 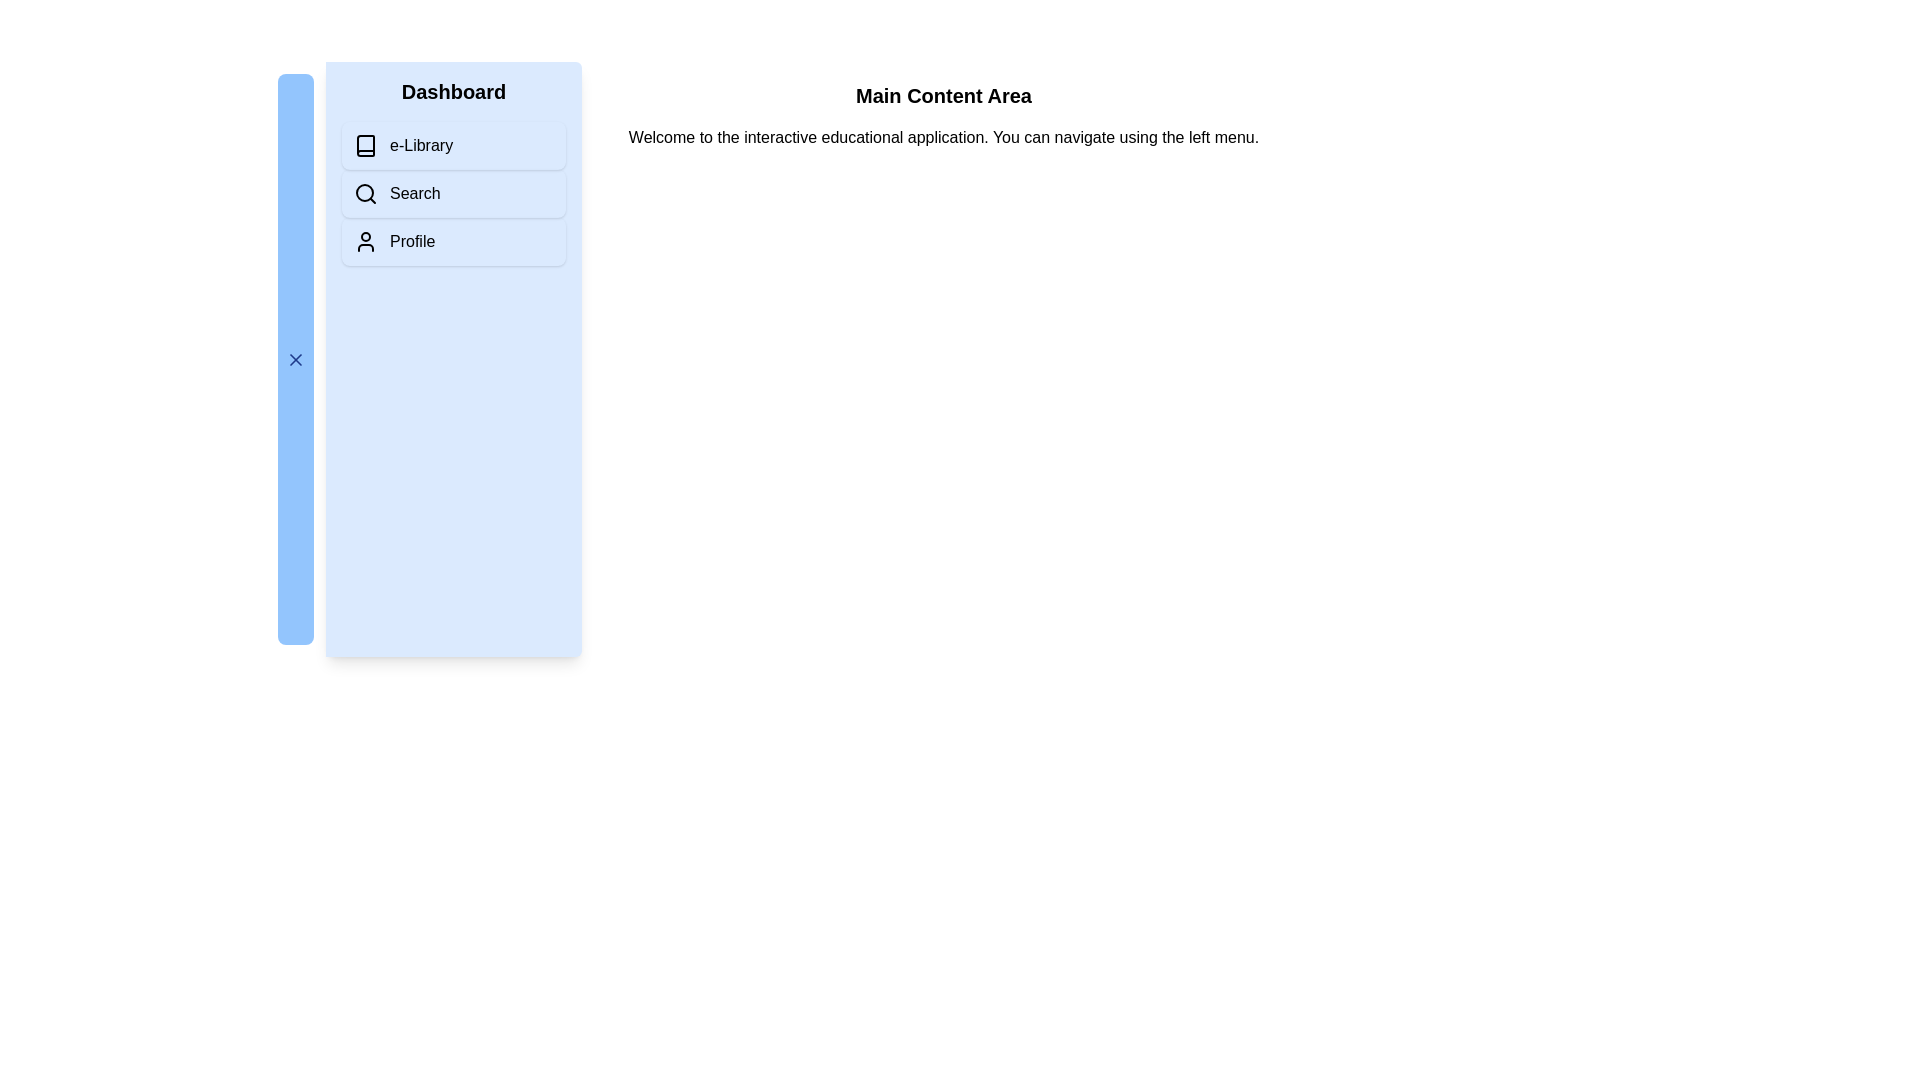 What do you see at coordinates (453, 193) in the screenshot?
I see `the 'Search' button located in the sidebar labeled 'Dashboard'` at bounding box center [453, 193].